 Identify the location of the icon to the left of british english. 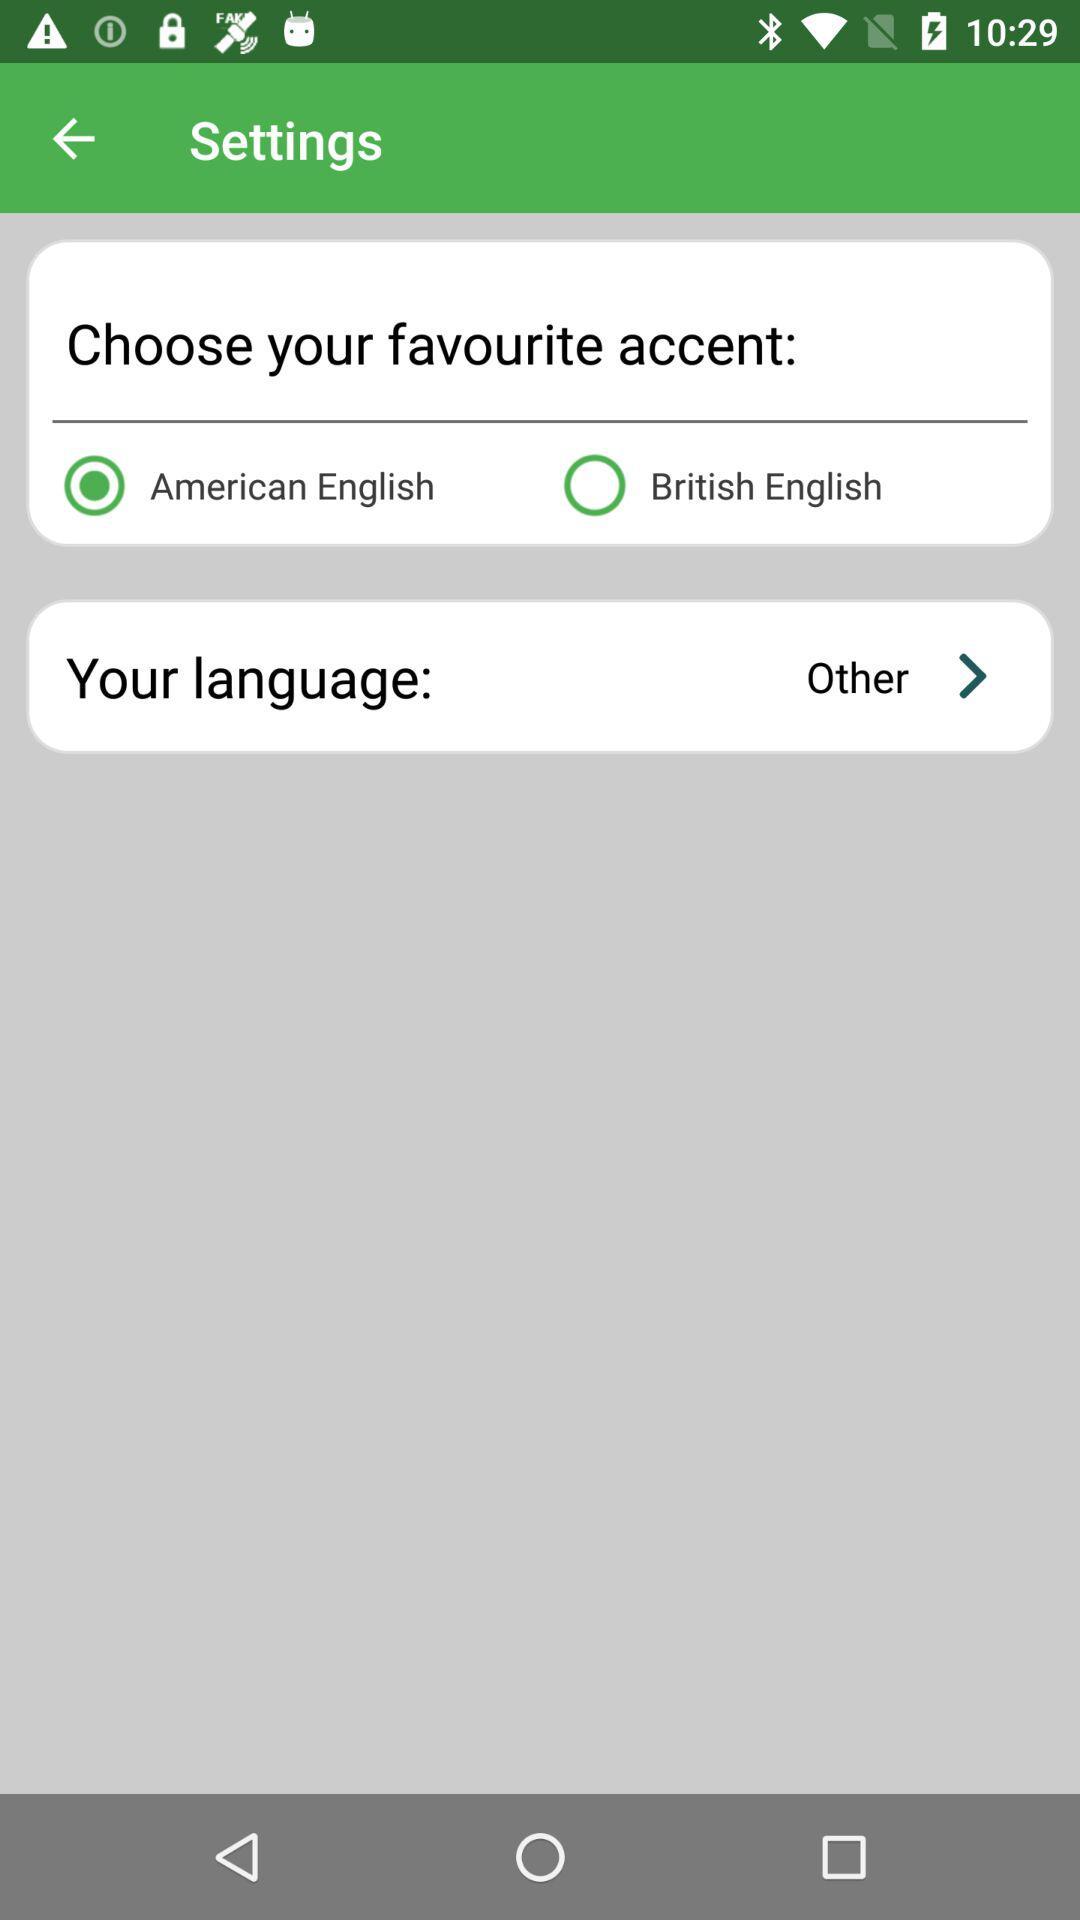
(289, 481).